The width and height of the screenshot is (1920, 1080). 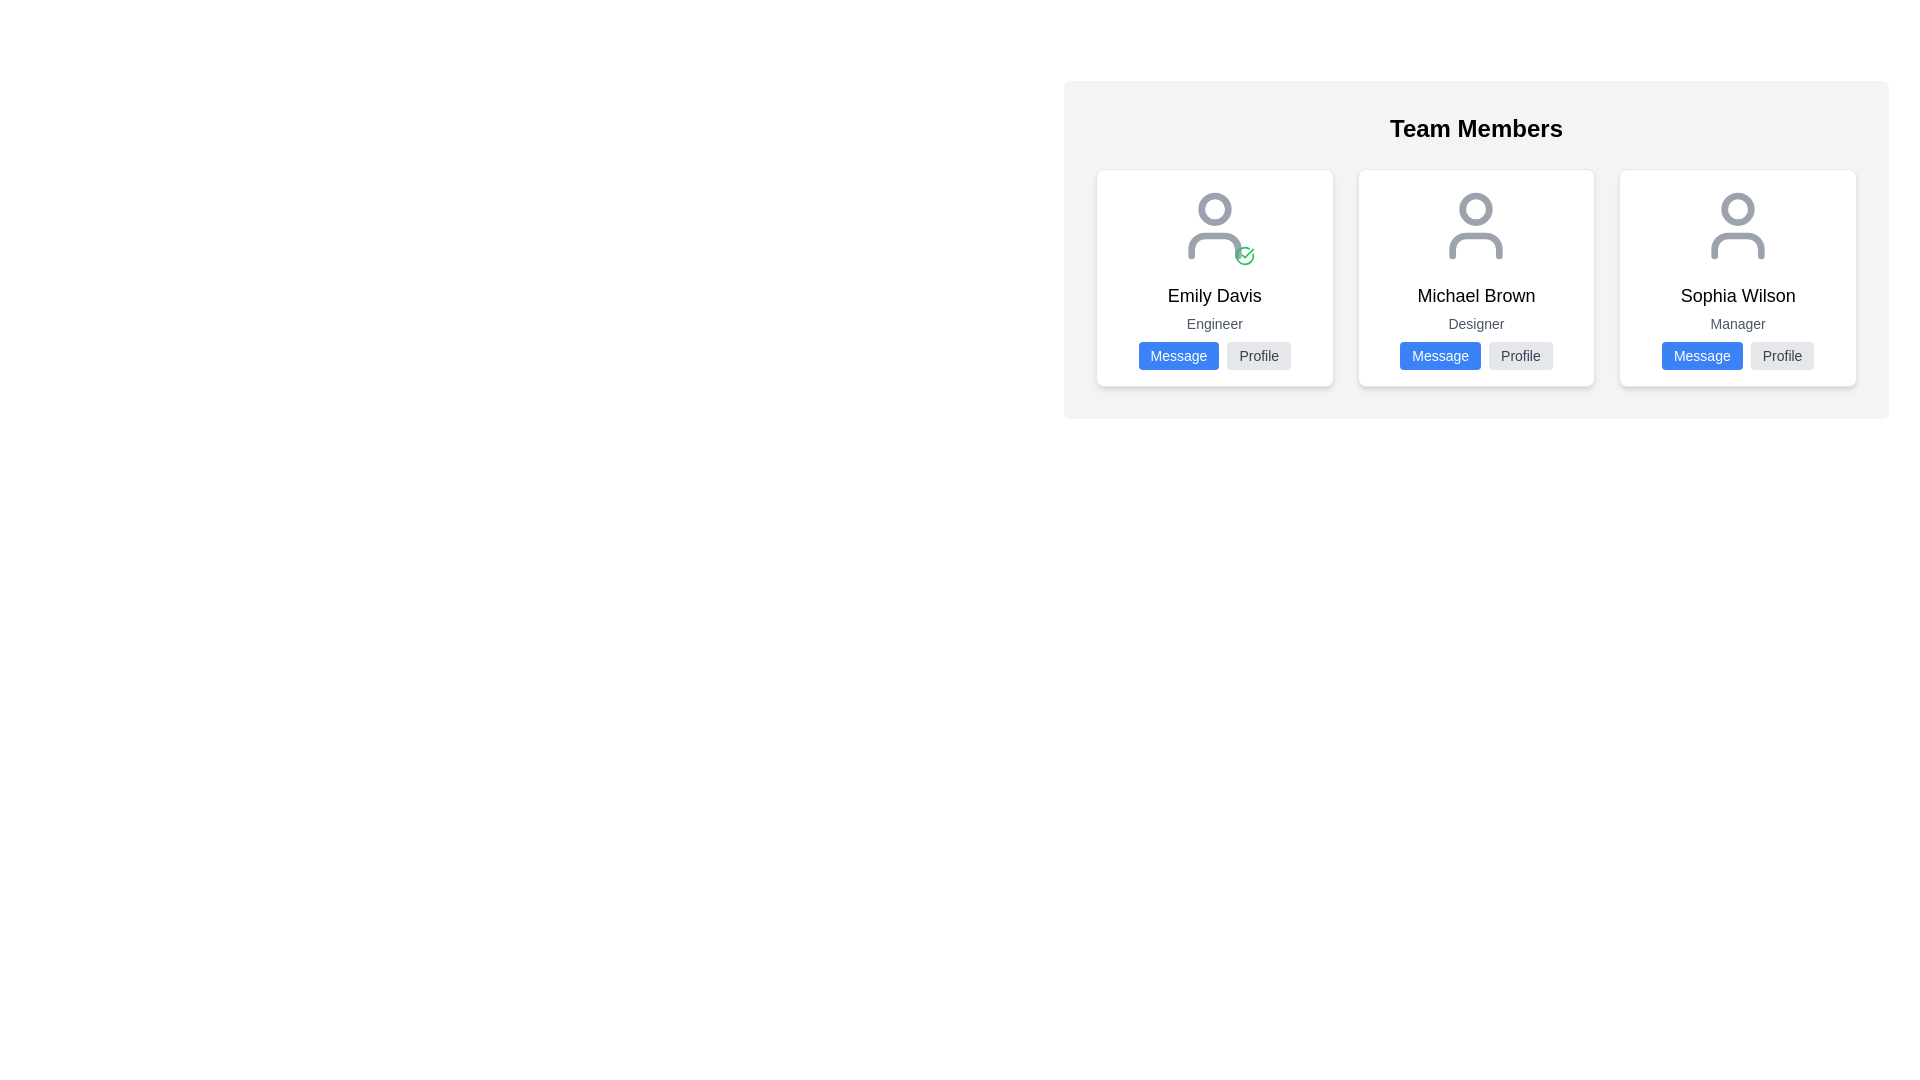 I want to click on the 'Message' button in the Button Group for 'Michael Brown' to initiate a communication interface, so click(x=1476, y=354).